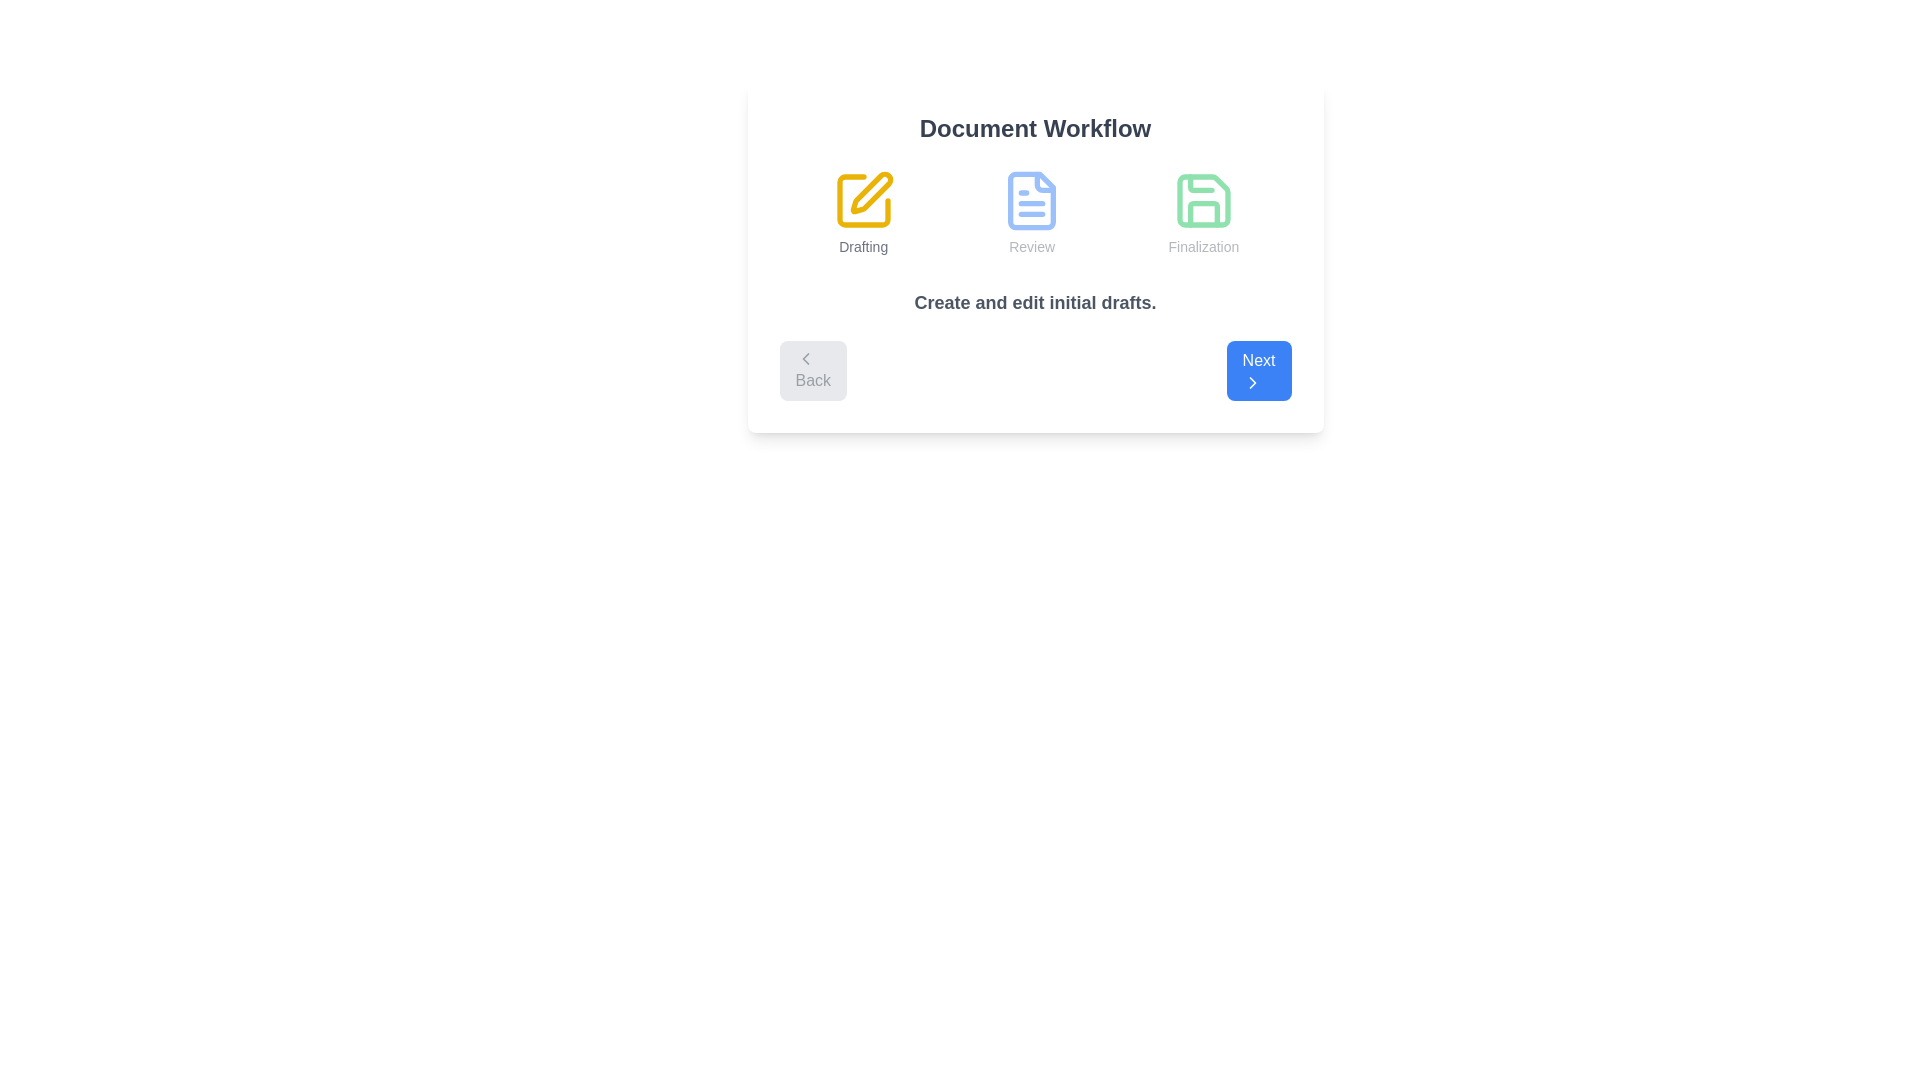  Describe the element at coordinates (863, 212) in the screenshot. I see `the 'Drafting' icon in the document workflow process` at that location.